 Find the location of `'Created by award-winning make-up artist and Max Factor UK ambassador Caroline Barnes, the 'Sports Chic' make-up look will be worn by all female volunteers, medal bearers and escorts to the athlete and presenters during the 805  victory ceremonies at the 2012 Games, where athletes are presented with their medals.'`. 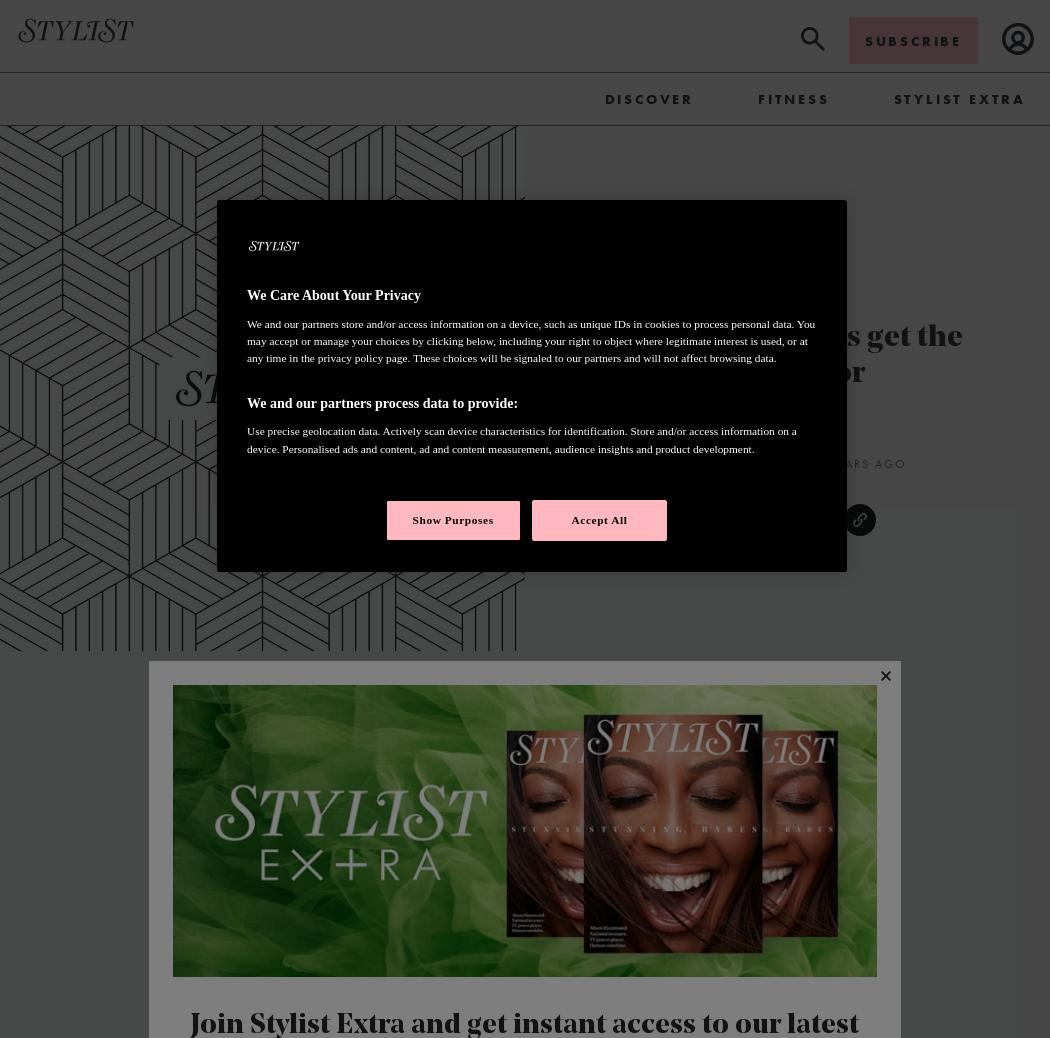

'Created by award-winning make-up artist and Max Factor UK ambassador Caroline Barnes, the 'Sports Chic' make-up look will be worn by all female volunteers, medal bearers and escorts to the athlete and presenters during the 805  victory ceremonies at the 2012 Games, where athletes are presented with their medals.' is located at coordinates (187, 922).